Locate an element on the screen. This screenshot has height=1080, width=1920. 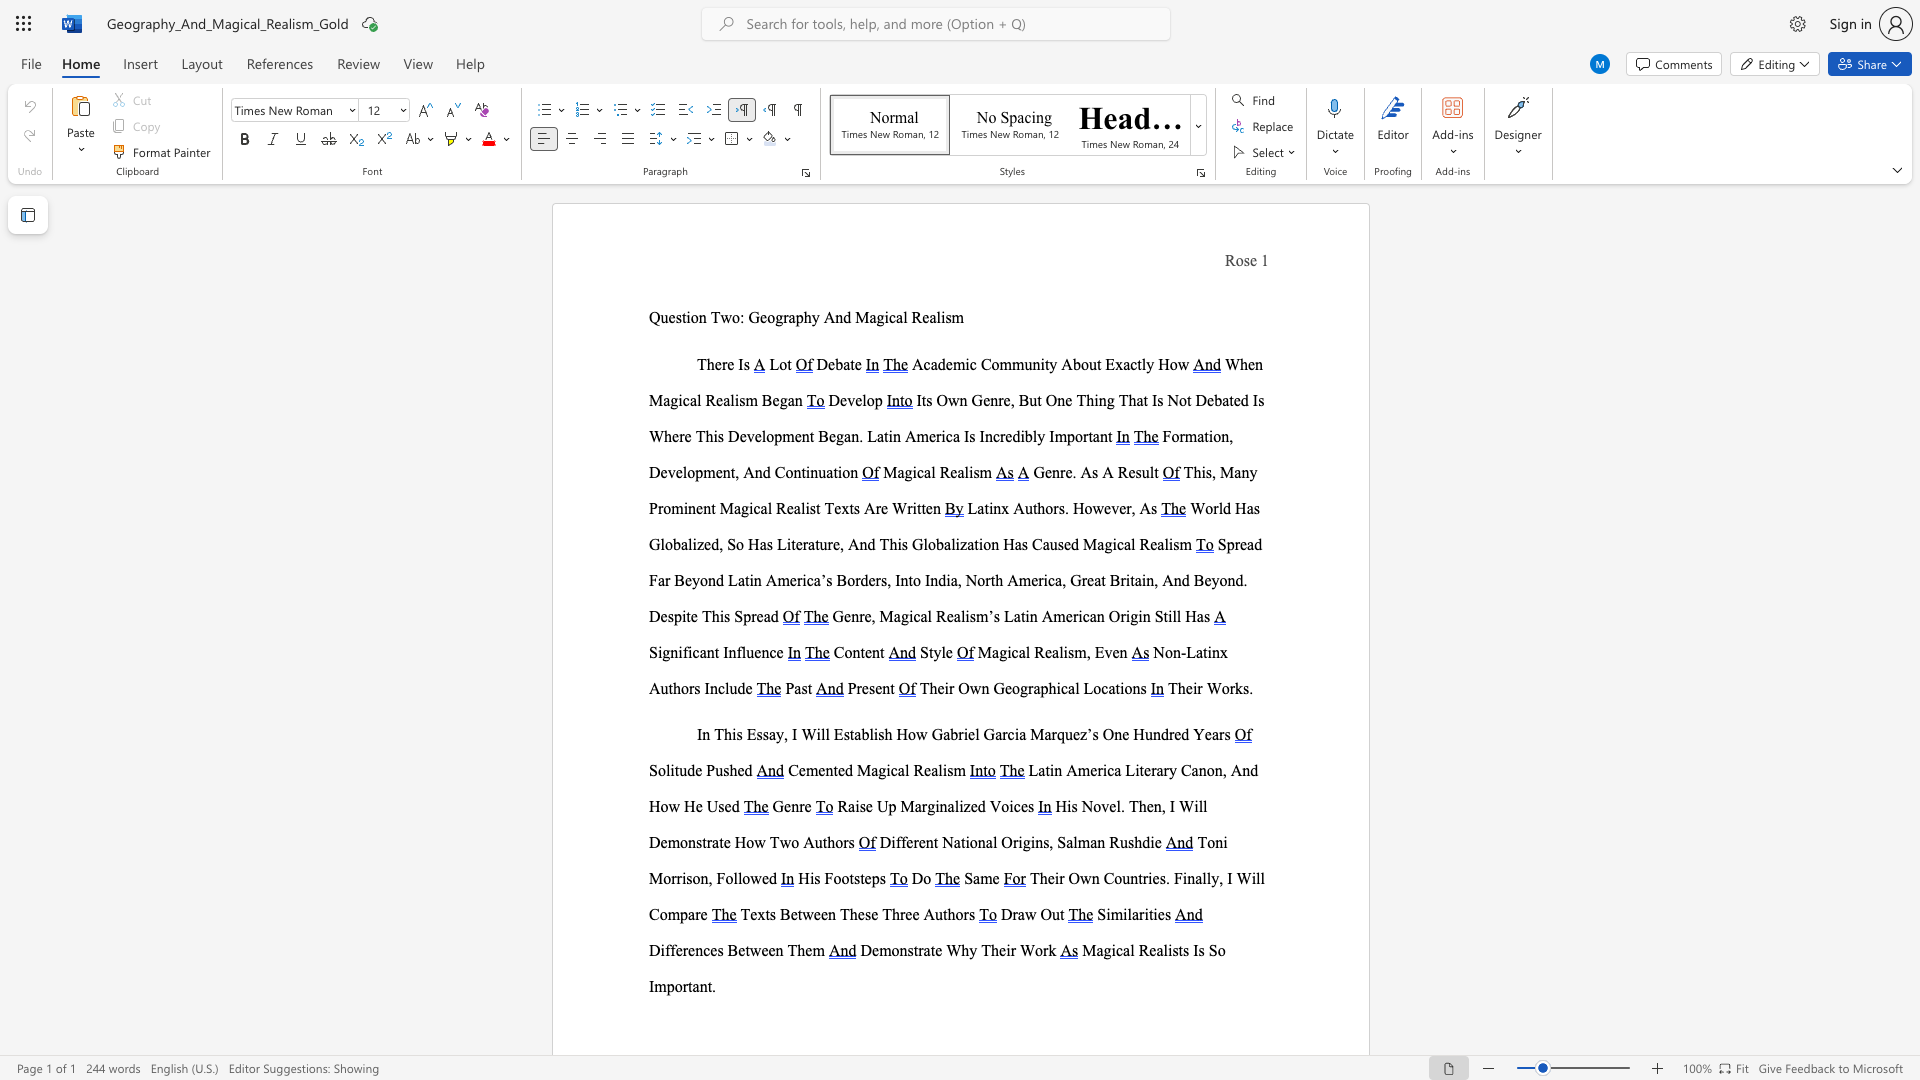
the subset text "wed" within the text "Toni Morrison, Followed" is located at coordinates (749, 877).